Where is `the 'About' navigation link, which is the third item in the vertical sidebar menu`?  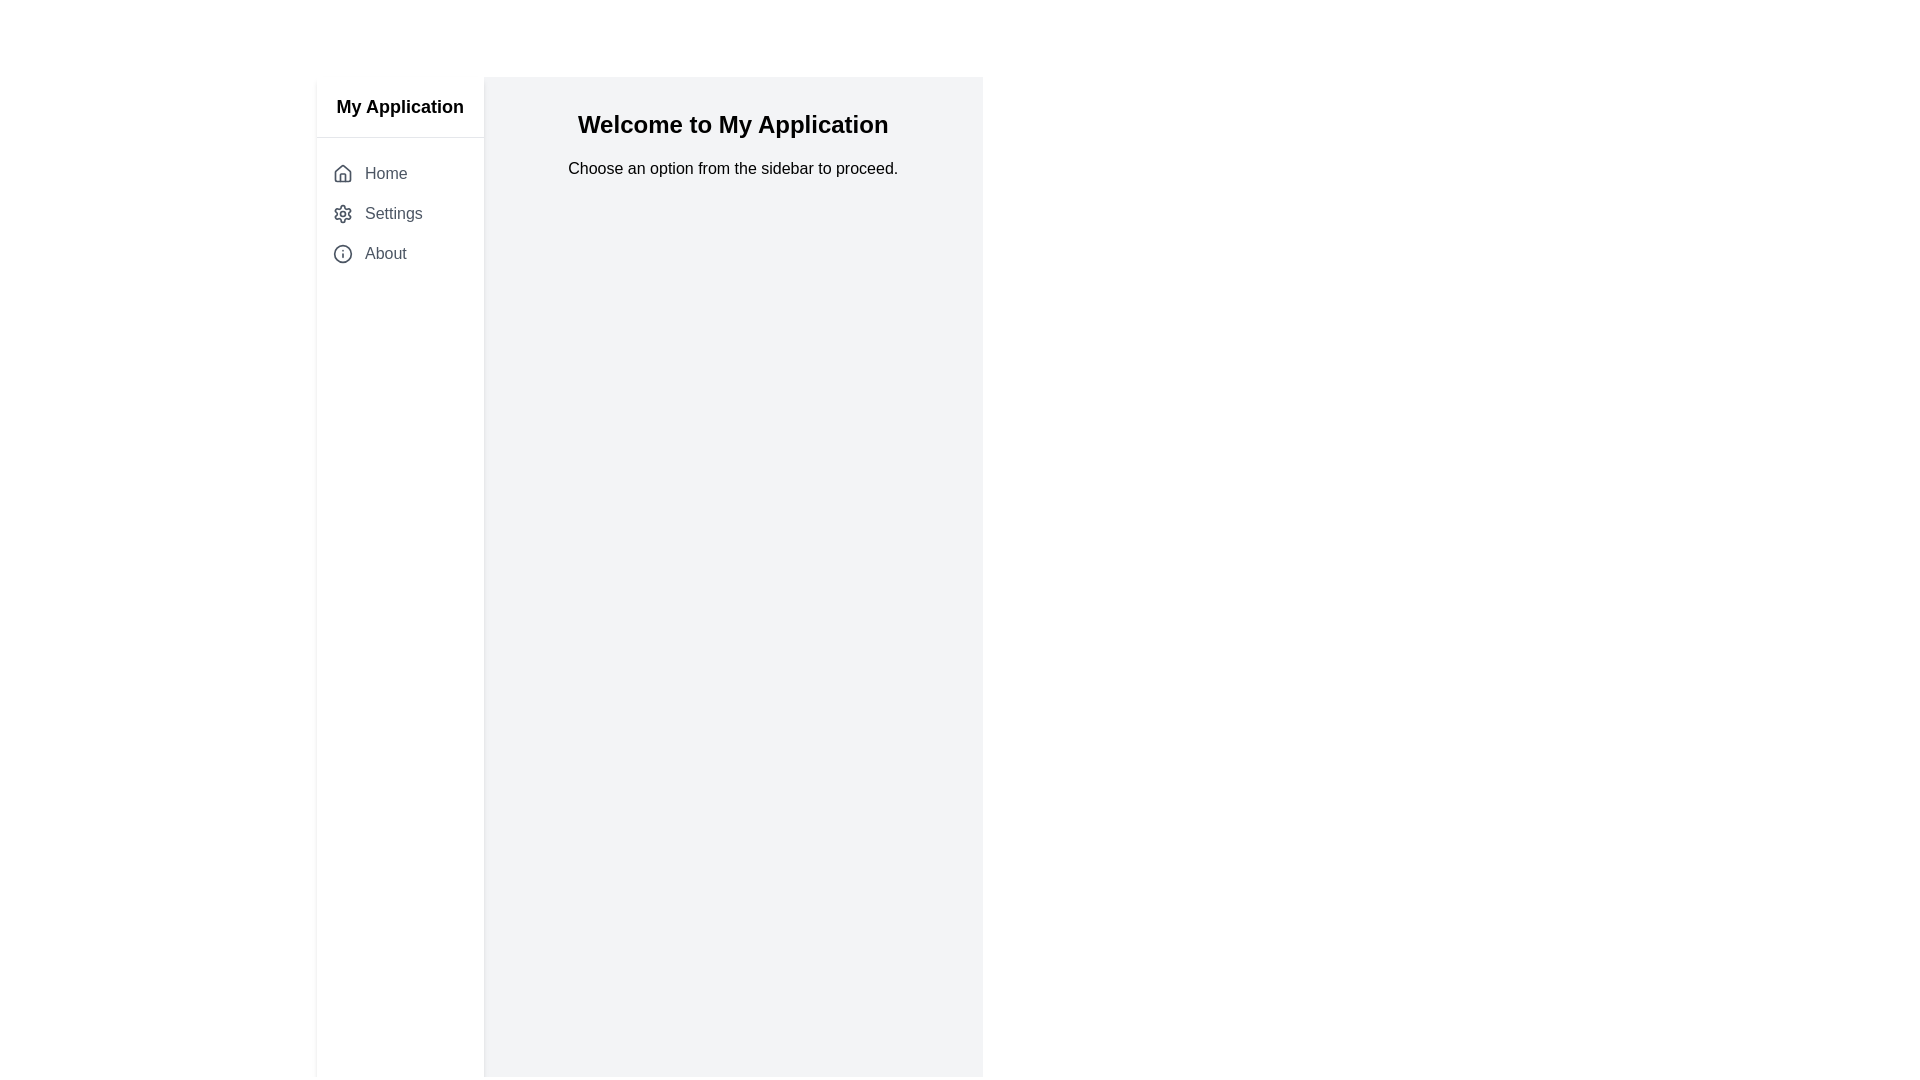 the 'About' navigation link, which is the third item in the vertical sidebar menu is located at coordinates (400, 253).